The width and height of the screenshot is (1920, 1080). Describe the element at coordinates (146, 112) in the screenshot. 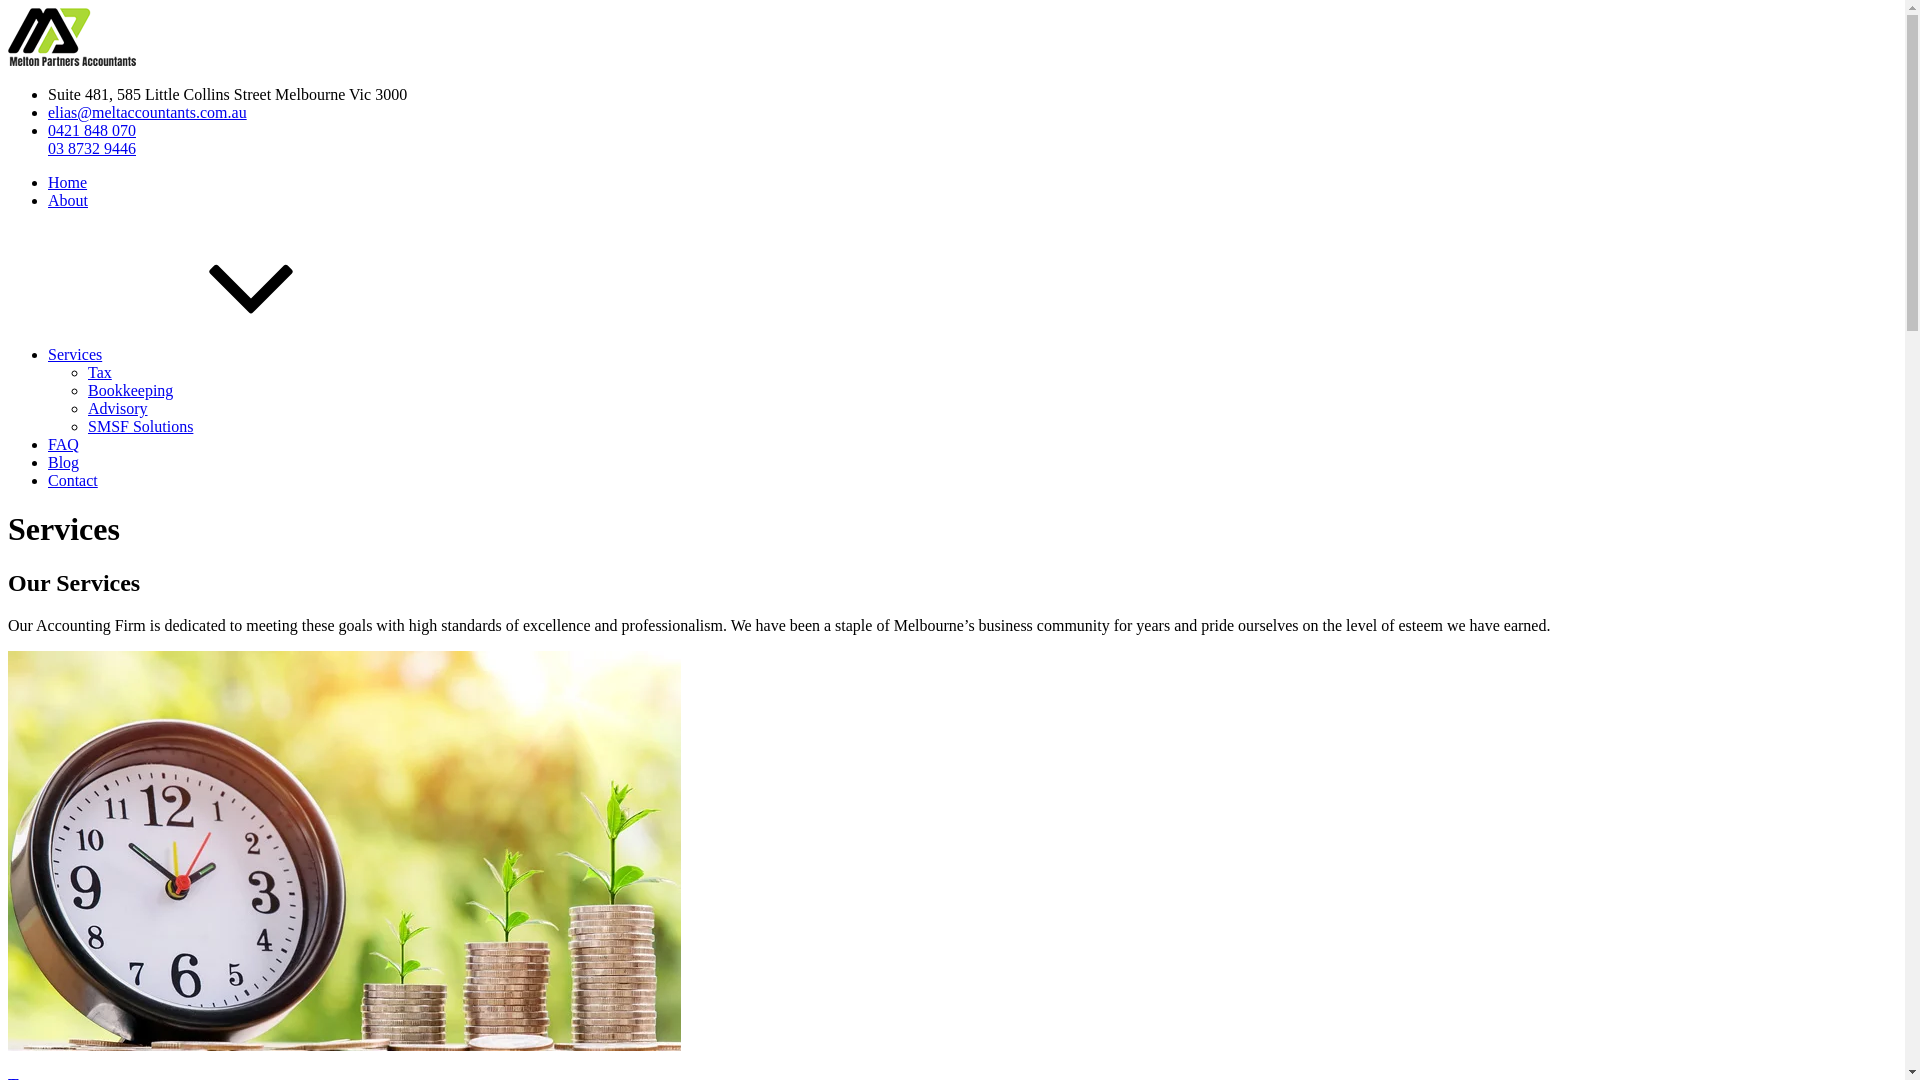

I see `'elias@meltaccountants.com.au'` at that location.